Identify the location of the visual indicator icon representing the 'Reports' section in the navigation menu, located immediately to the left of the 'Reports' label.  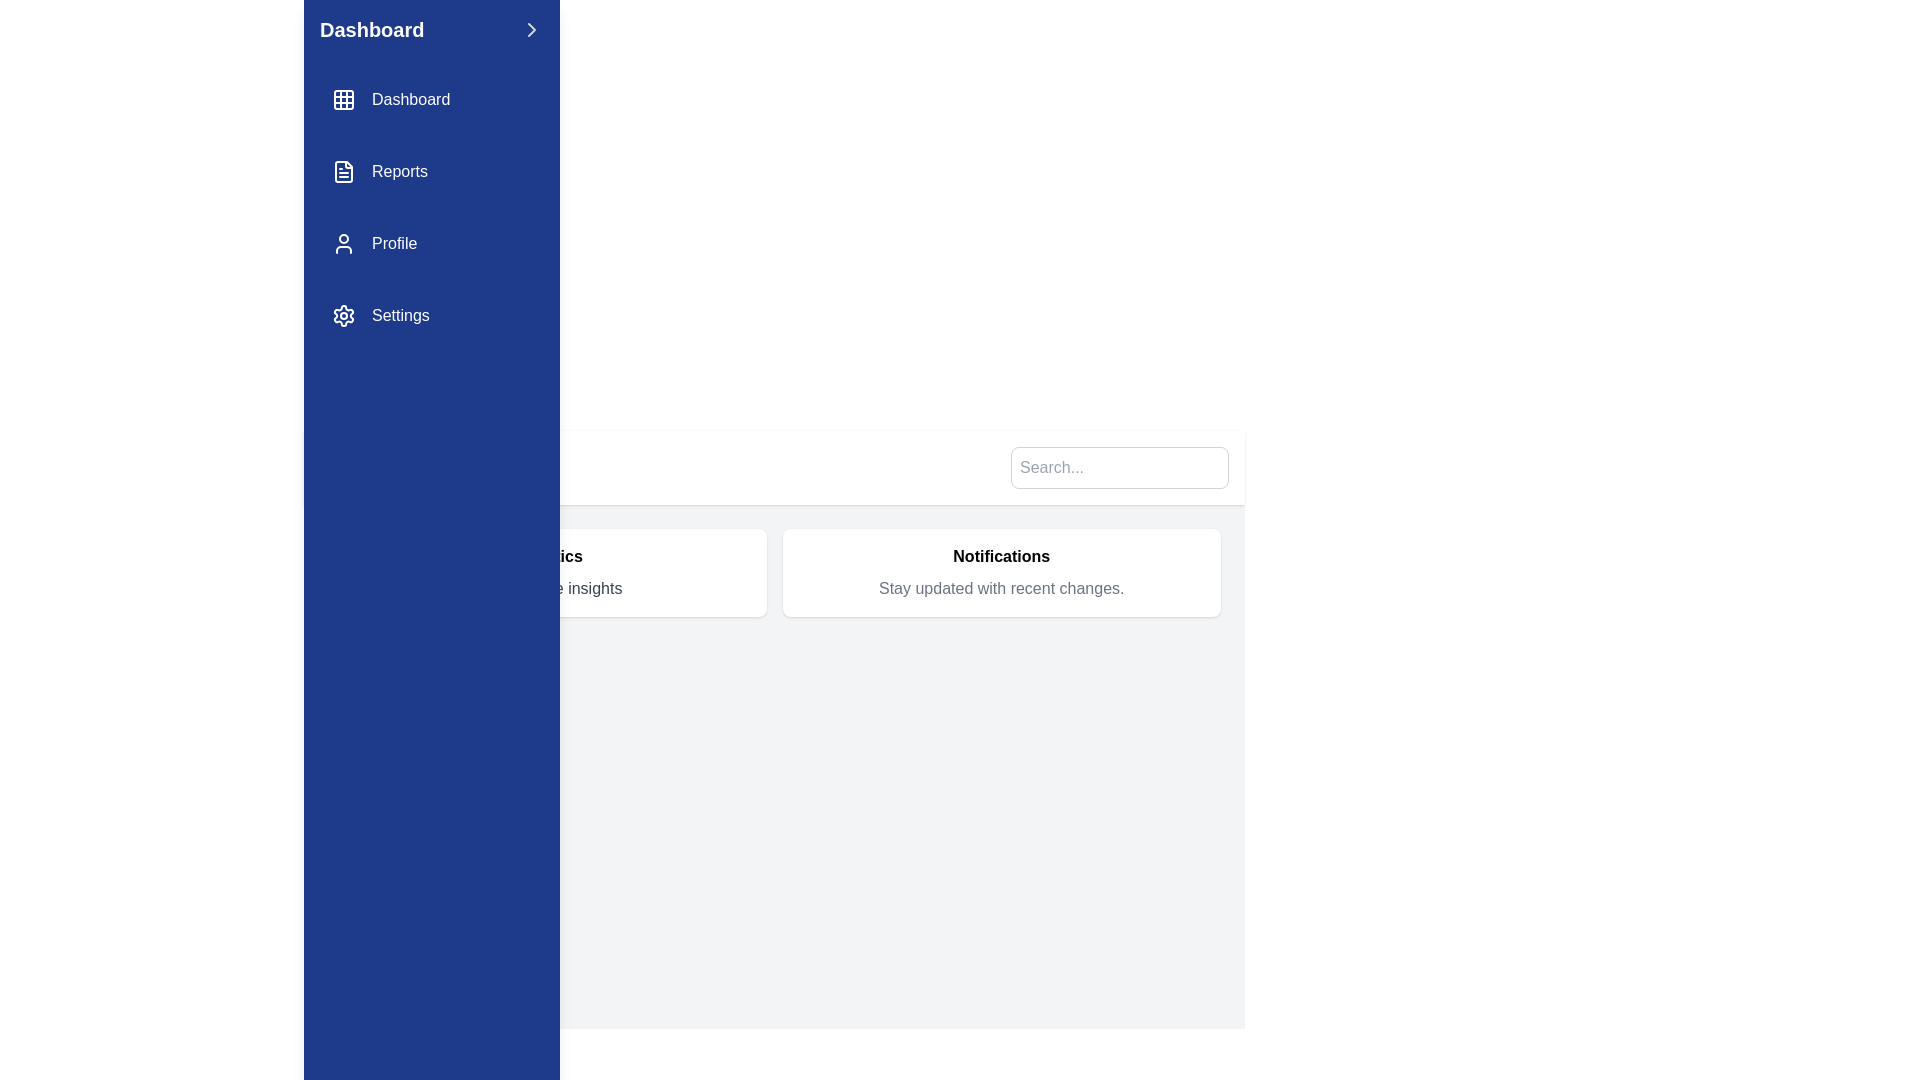
(344, 171).